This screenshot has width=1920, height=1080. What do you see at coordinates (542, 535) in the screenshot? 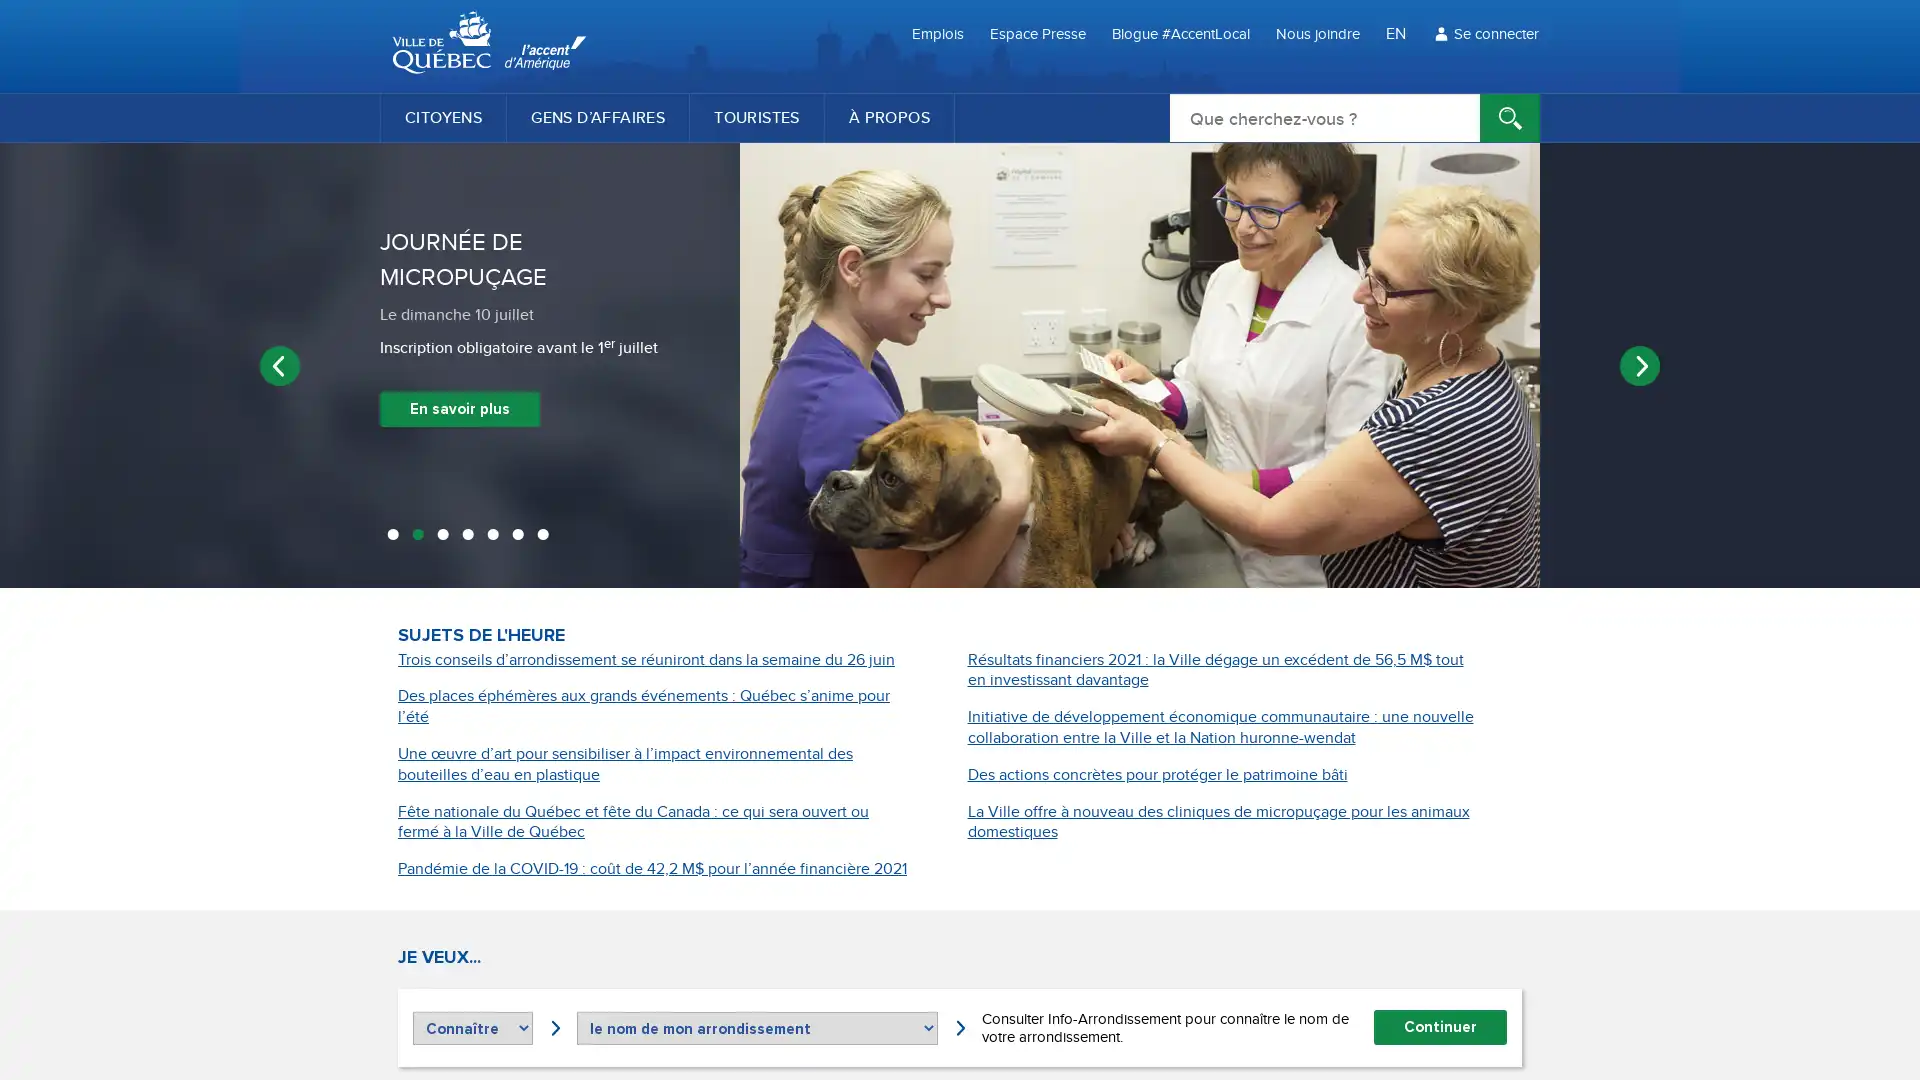
I see `Diapositive numero 7` at bounding box center [542, 535].